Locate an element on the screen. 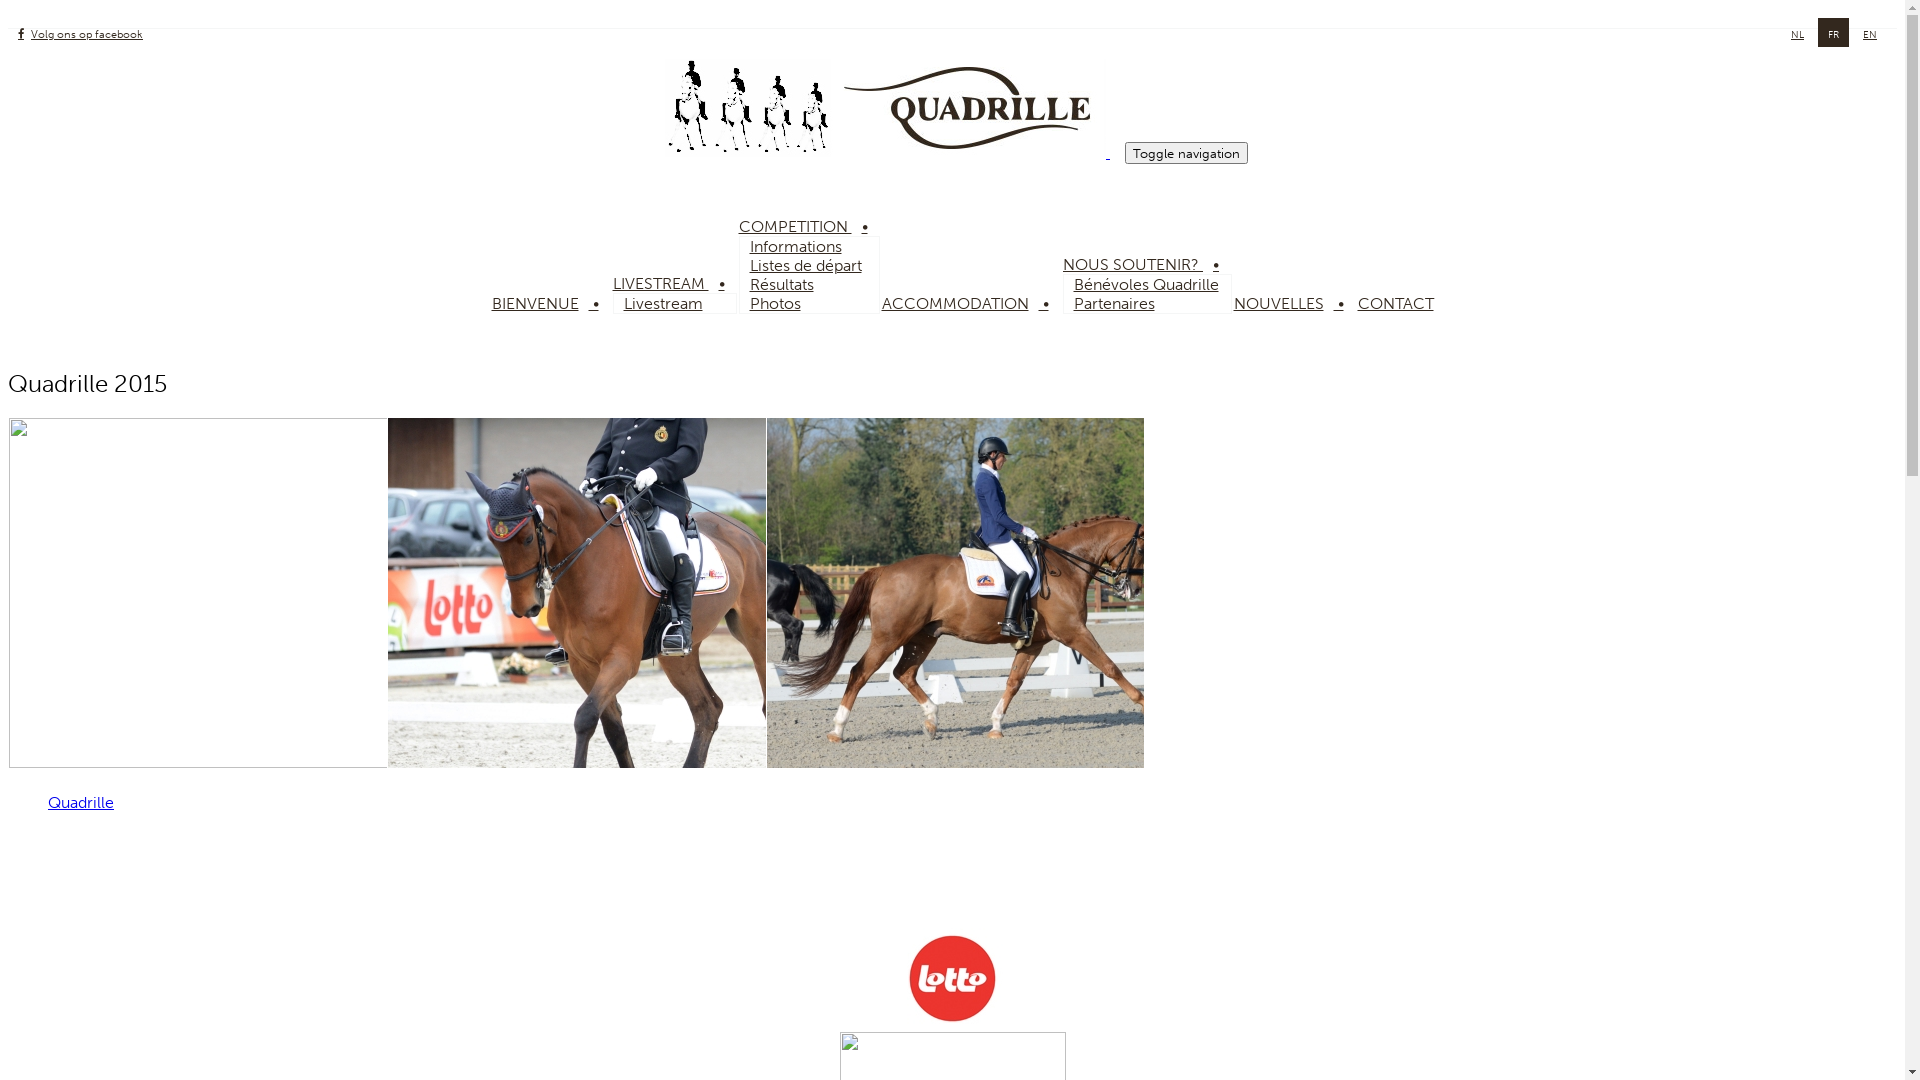 The width and height of the screenshot is (1920, 1080). 'ACCOMMODATION' is located at coordinates (970, 303).